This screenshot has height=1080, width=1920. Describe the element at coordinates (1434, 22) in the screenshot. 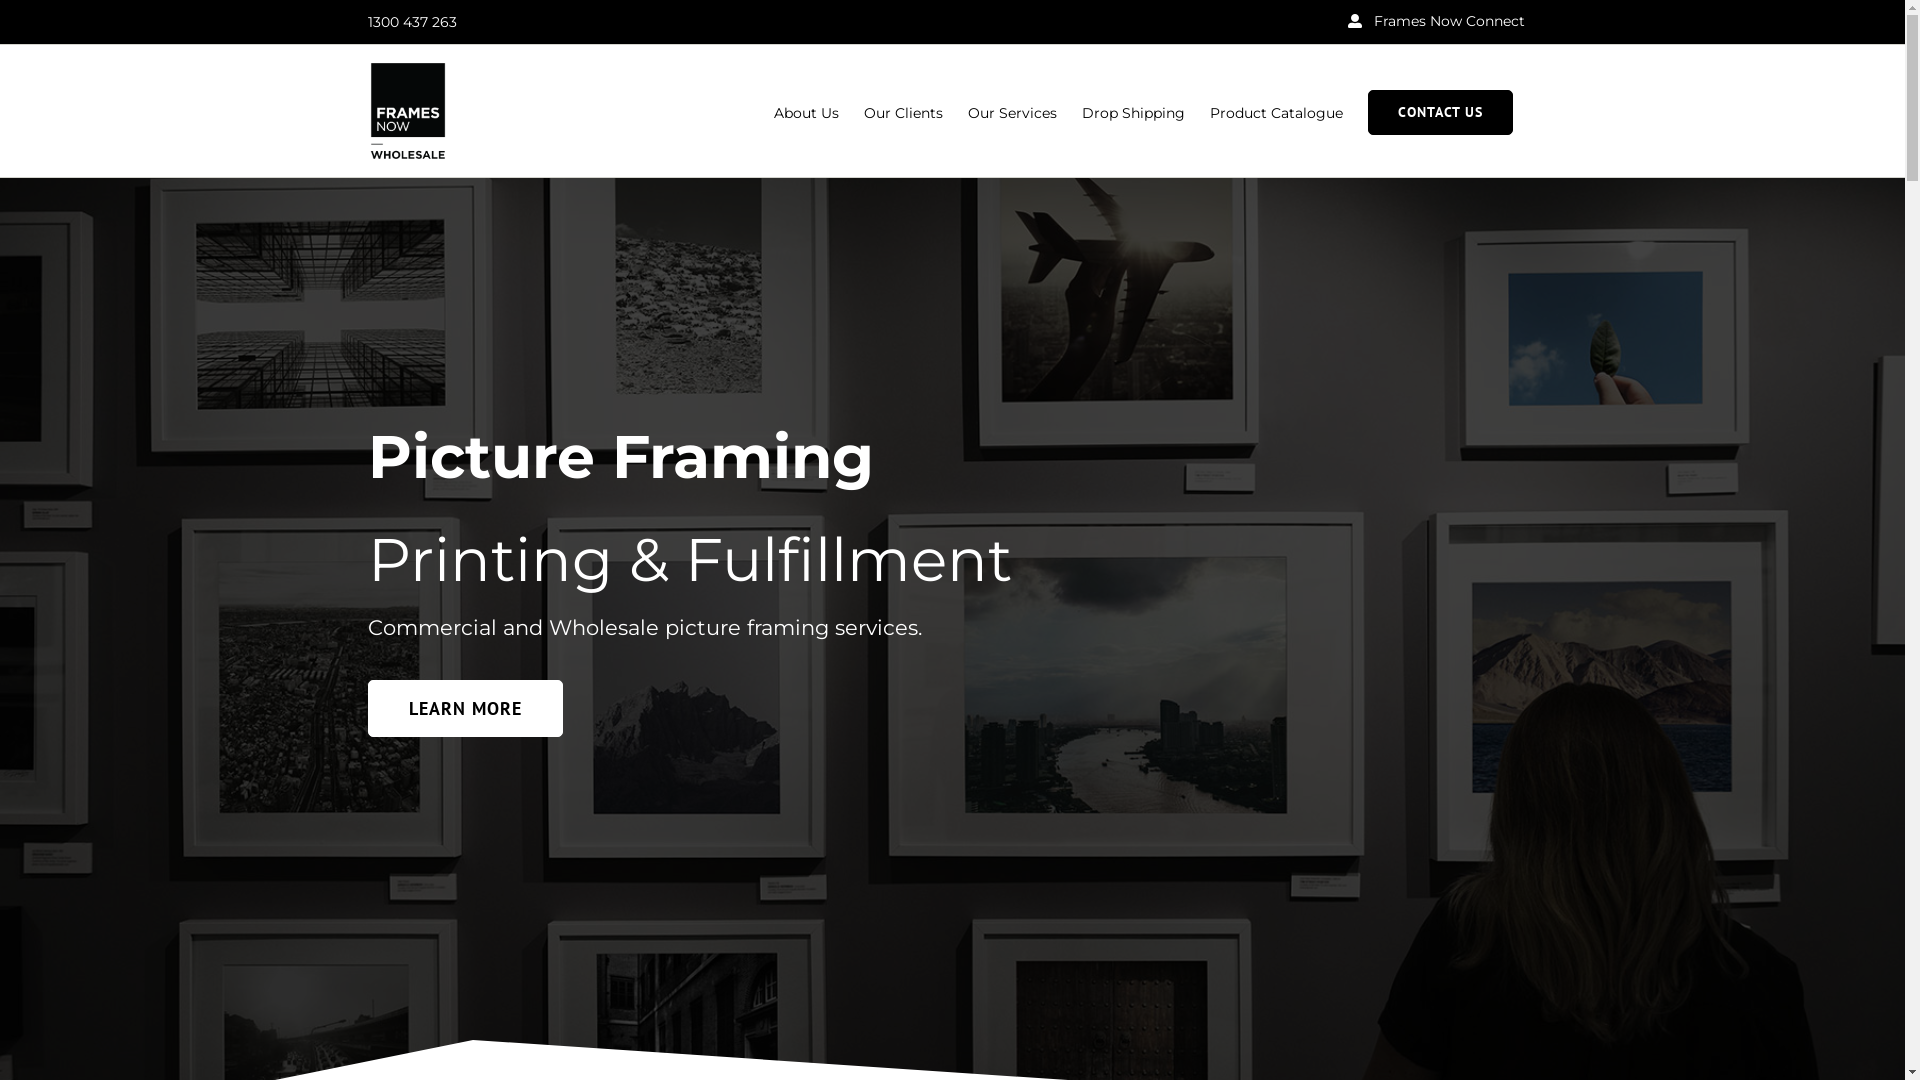

I see `'Frames Now Connect'` at that location.